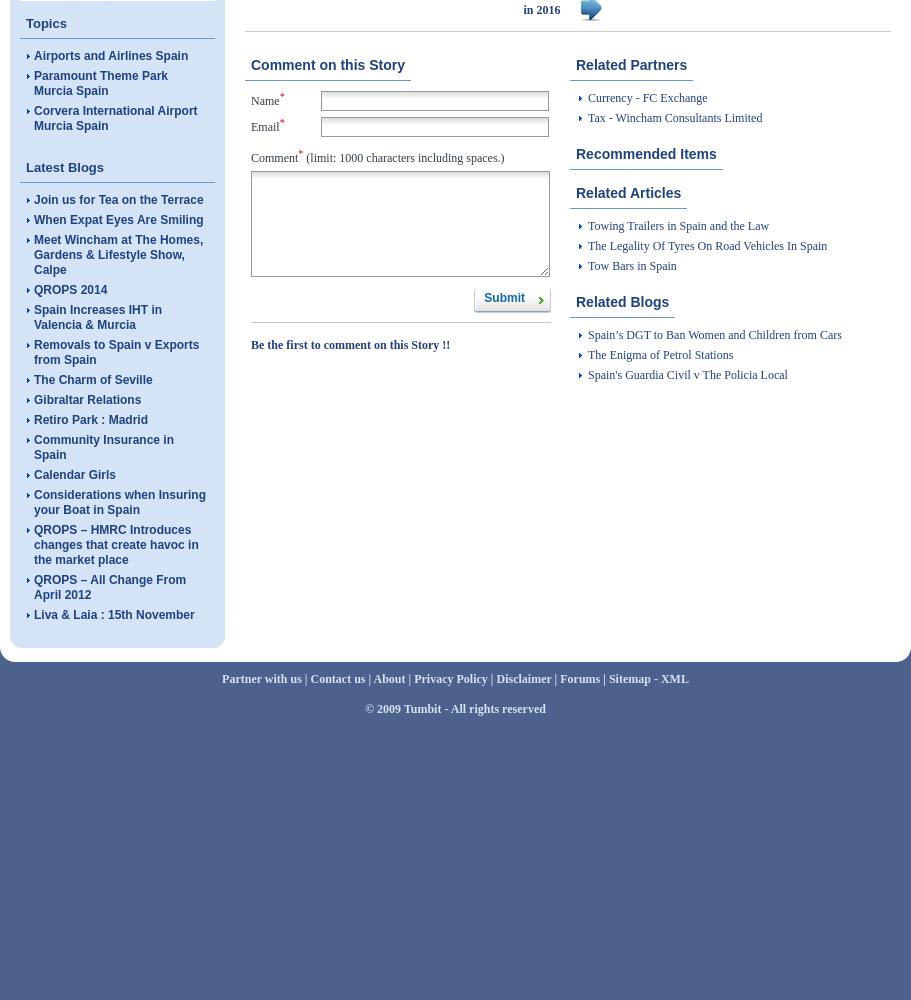 This screenshot has width=911, height=1000. I want to click on 'Retiro Park : Madrid', so click(91, 420).